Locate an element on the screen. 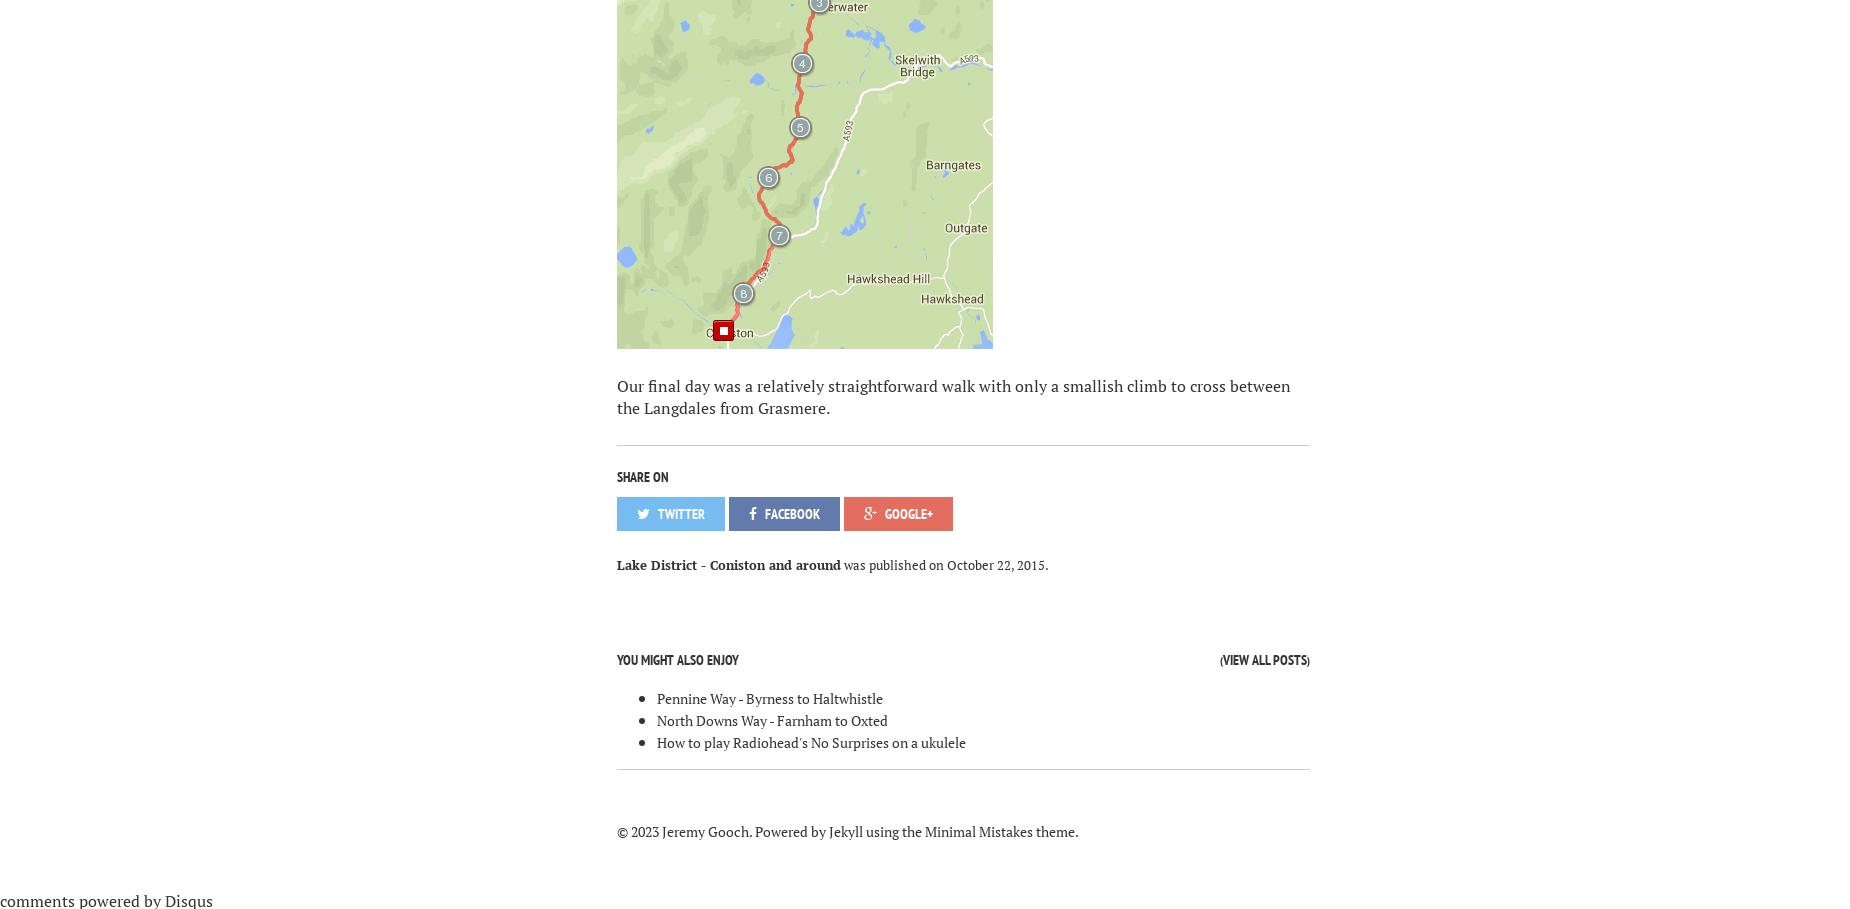  'You might also enjoy' is located at coordinates (676, 659).